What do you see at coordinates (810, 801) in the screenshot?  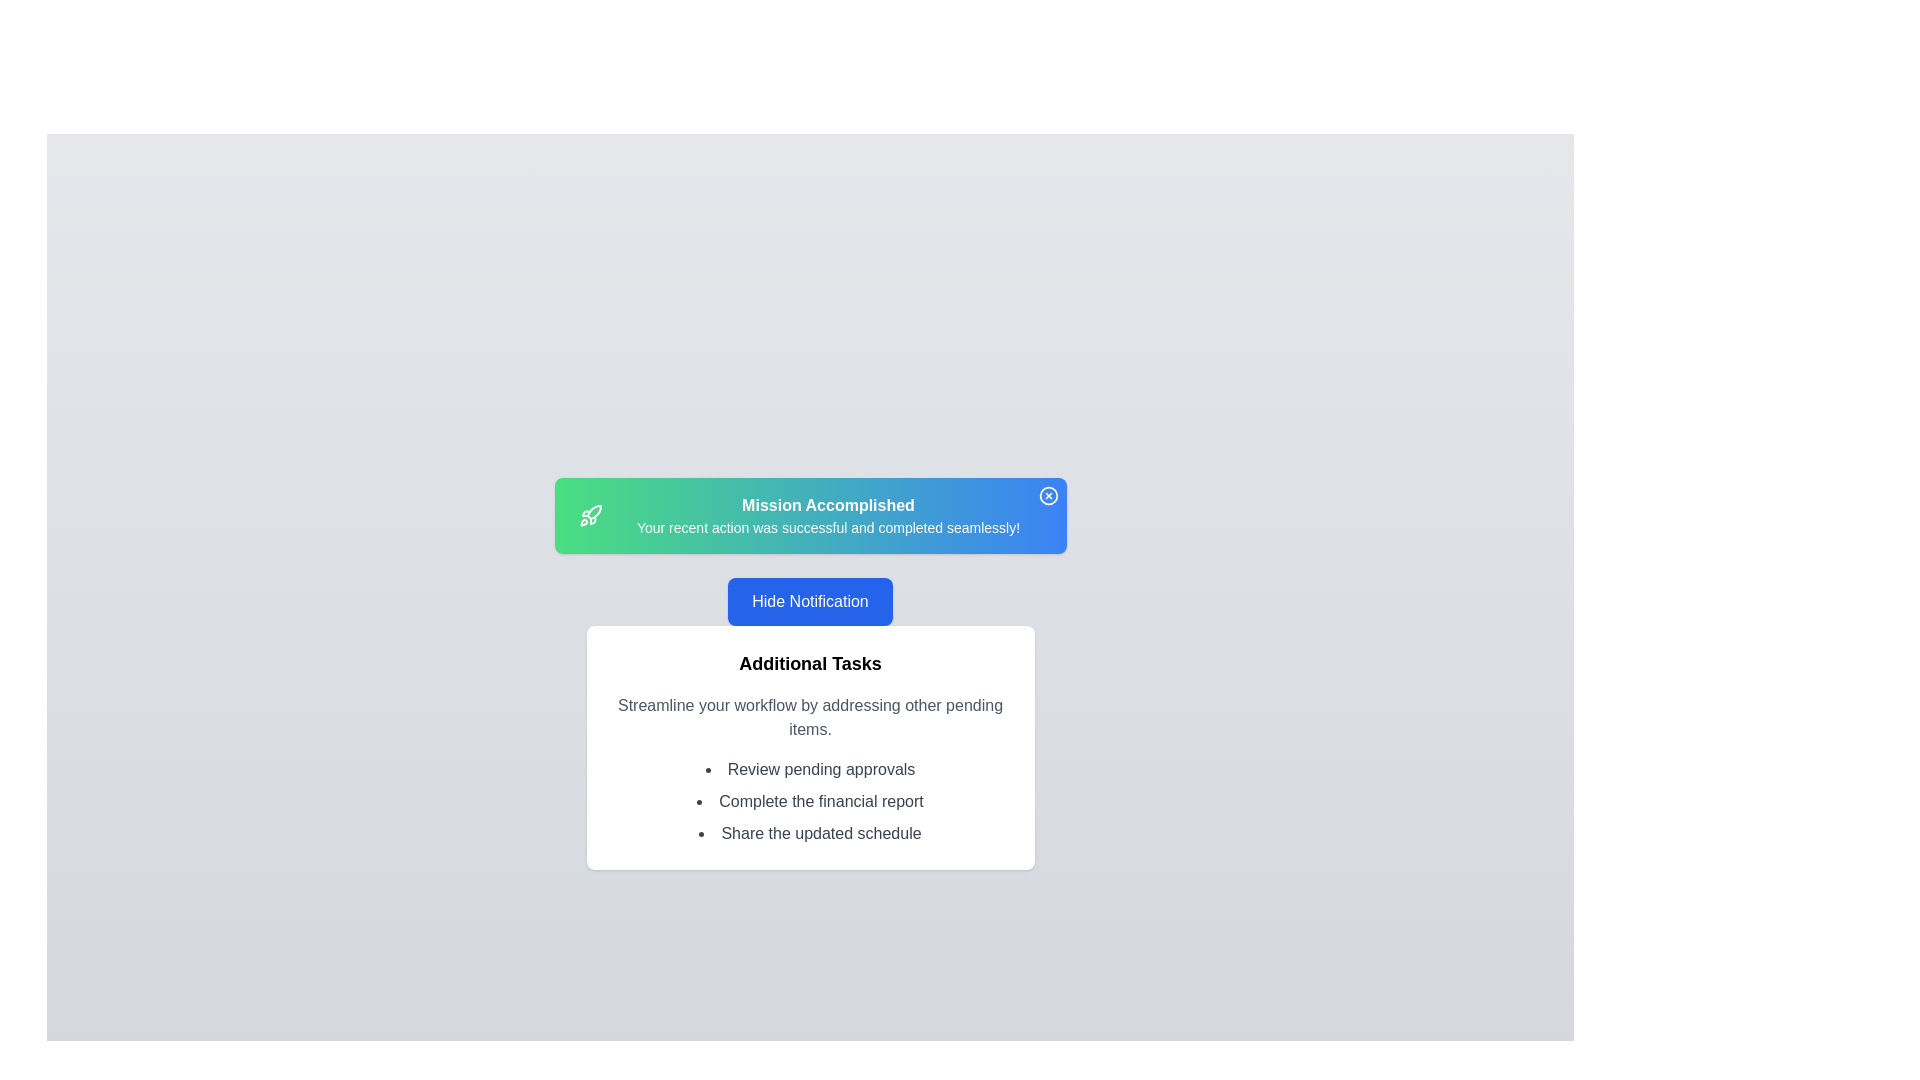 I see `the list item 'Complete the financial report' in the 'Additional Tasks' section` at bounding box center [810, 801].